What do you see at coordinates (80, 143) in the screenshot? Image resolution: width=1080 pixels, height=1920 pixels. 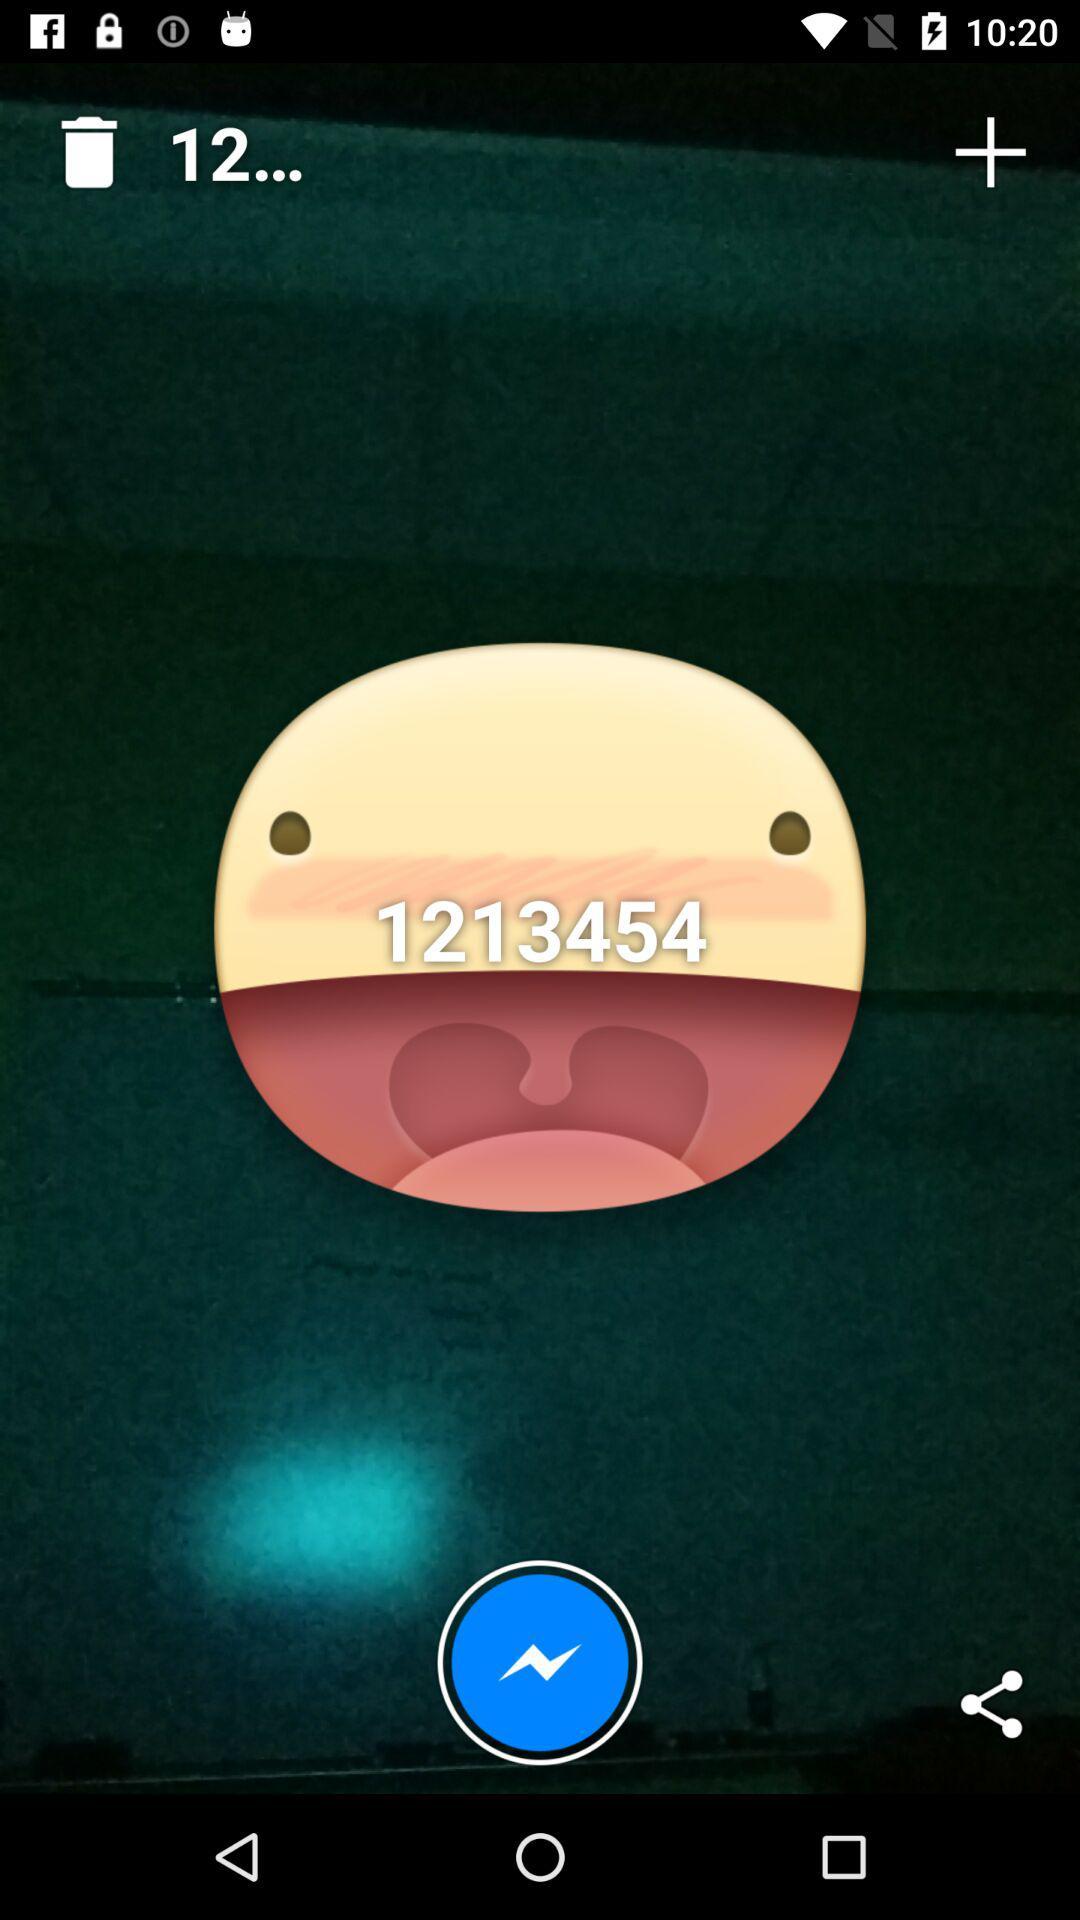 I see `the delete icon` at bounding box center [80, 143].